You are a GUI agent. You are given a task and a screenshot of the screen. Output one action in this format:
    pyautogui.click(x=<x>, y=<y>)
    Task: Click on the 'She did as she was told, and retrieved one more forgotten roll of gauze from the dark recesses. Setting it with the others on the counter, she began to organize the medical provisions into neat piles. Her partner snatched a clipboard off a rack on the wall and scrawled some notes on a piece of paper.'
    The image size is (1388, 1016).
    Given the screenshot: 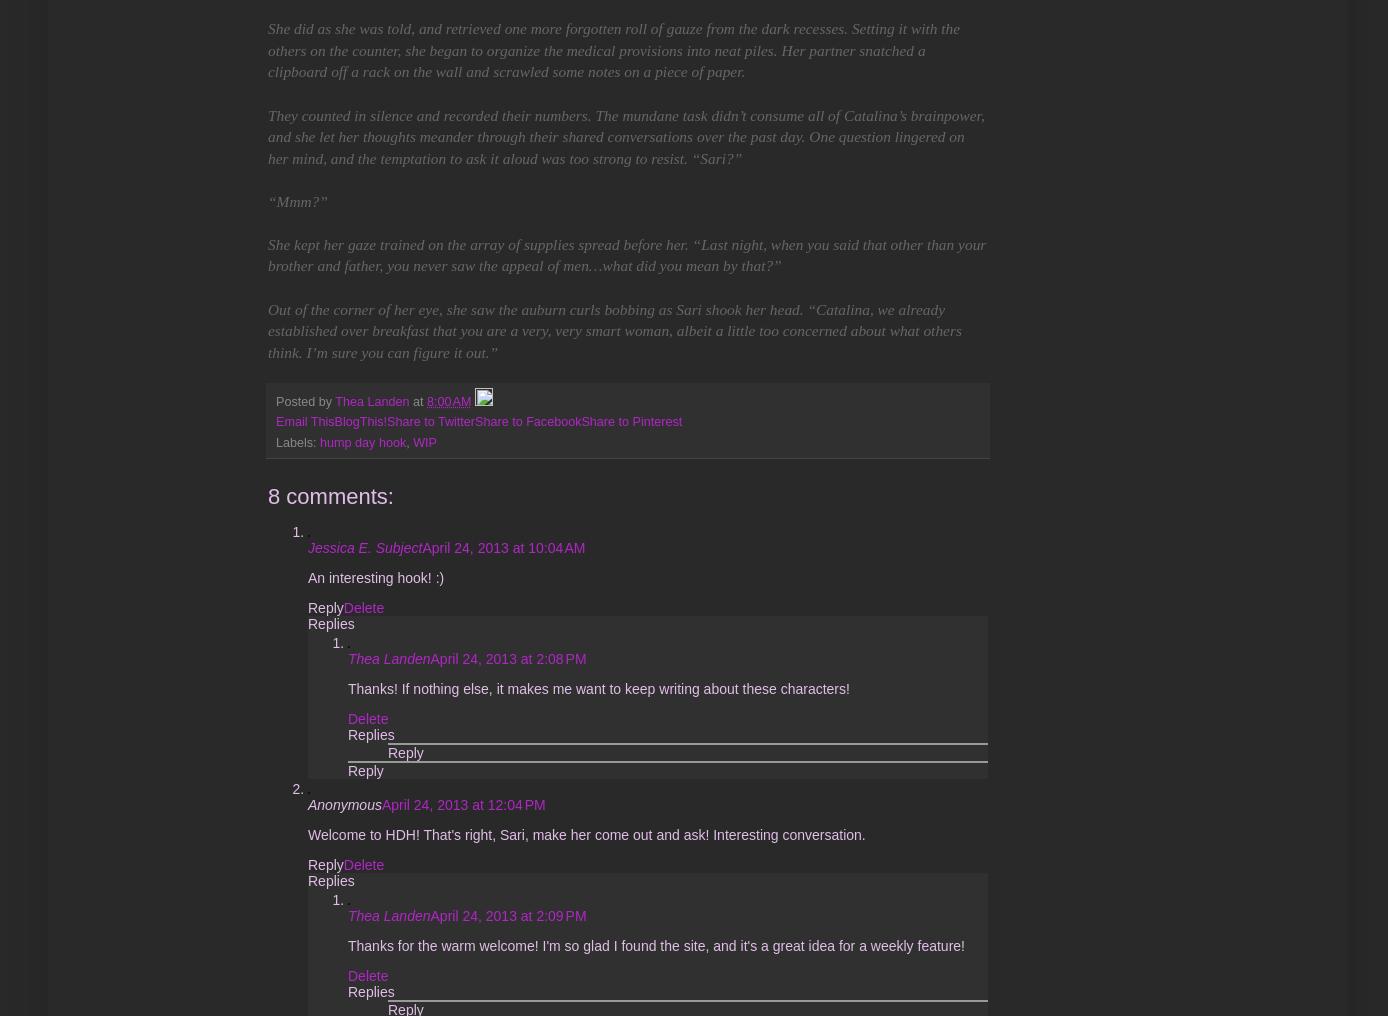 What is the action you would take?
    pyautogui.click(x=614, y=48)
    